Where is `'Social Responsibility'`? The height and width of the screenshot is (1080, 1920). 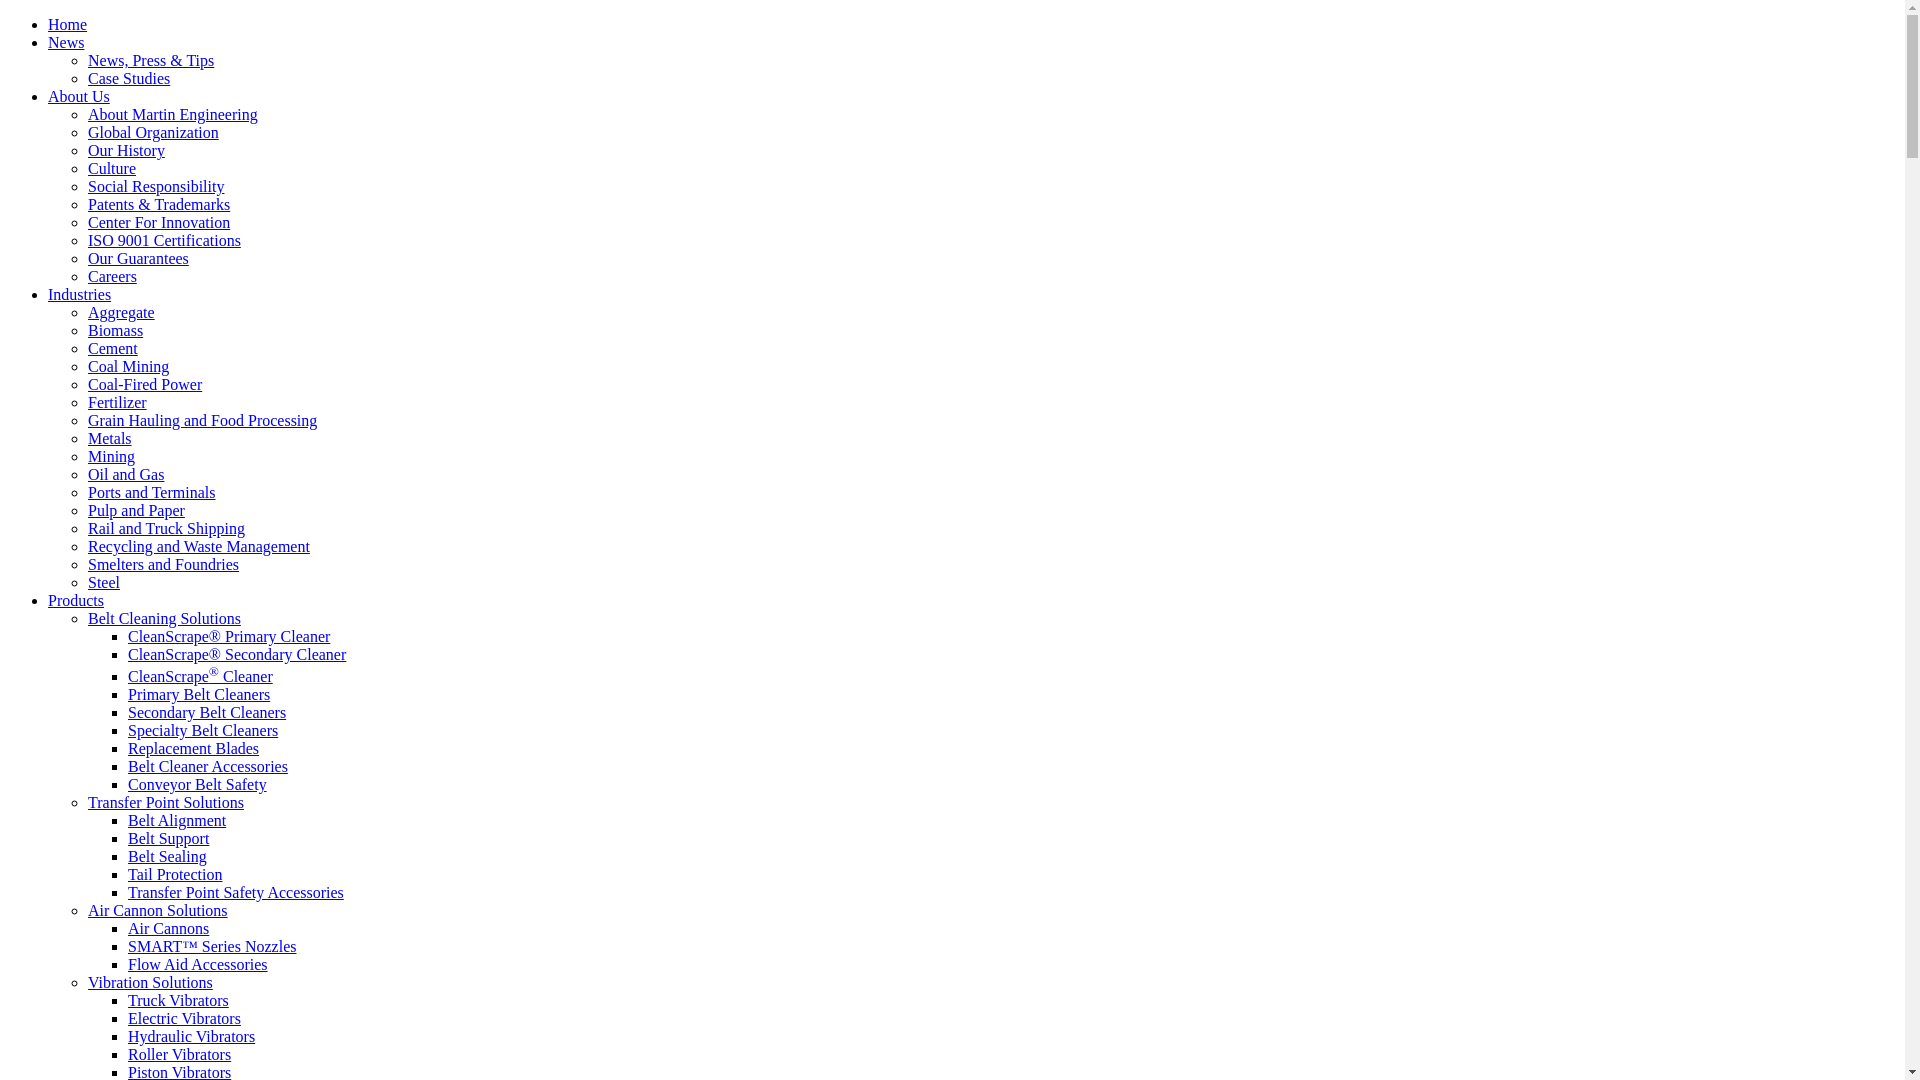 'Social Responsibility' is located at coordinates (155, 186).